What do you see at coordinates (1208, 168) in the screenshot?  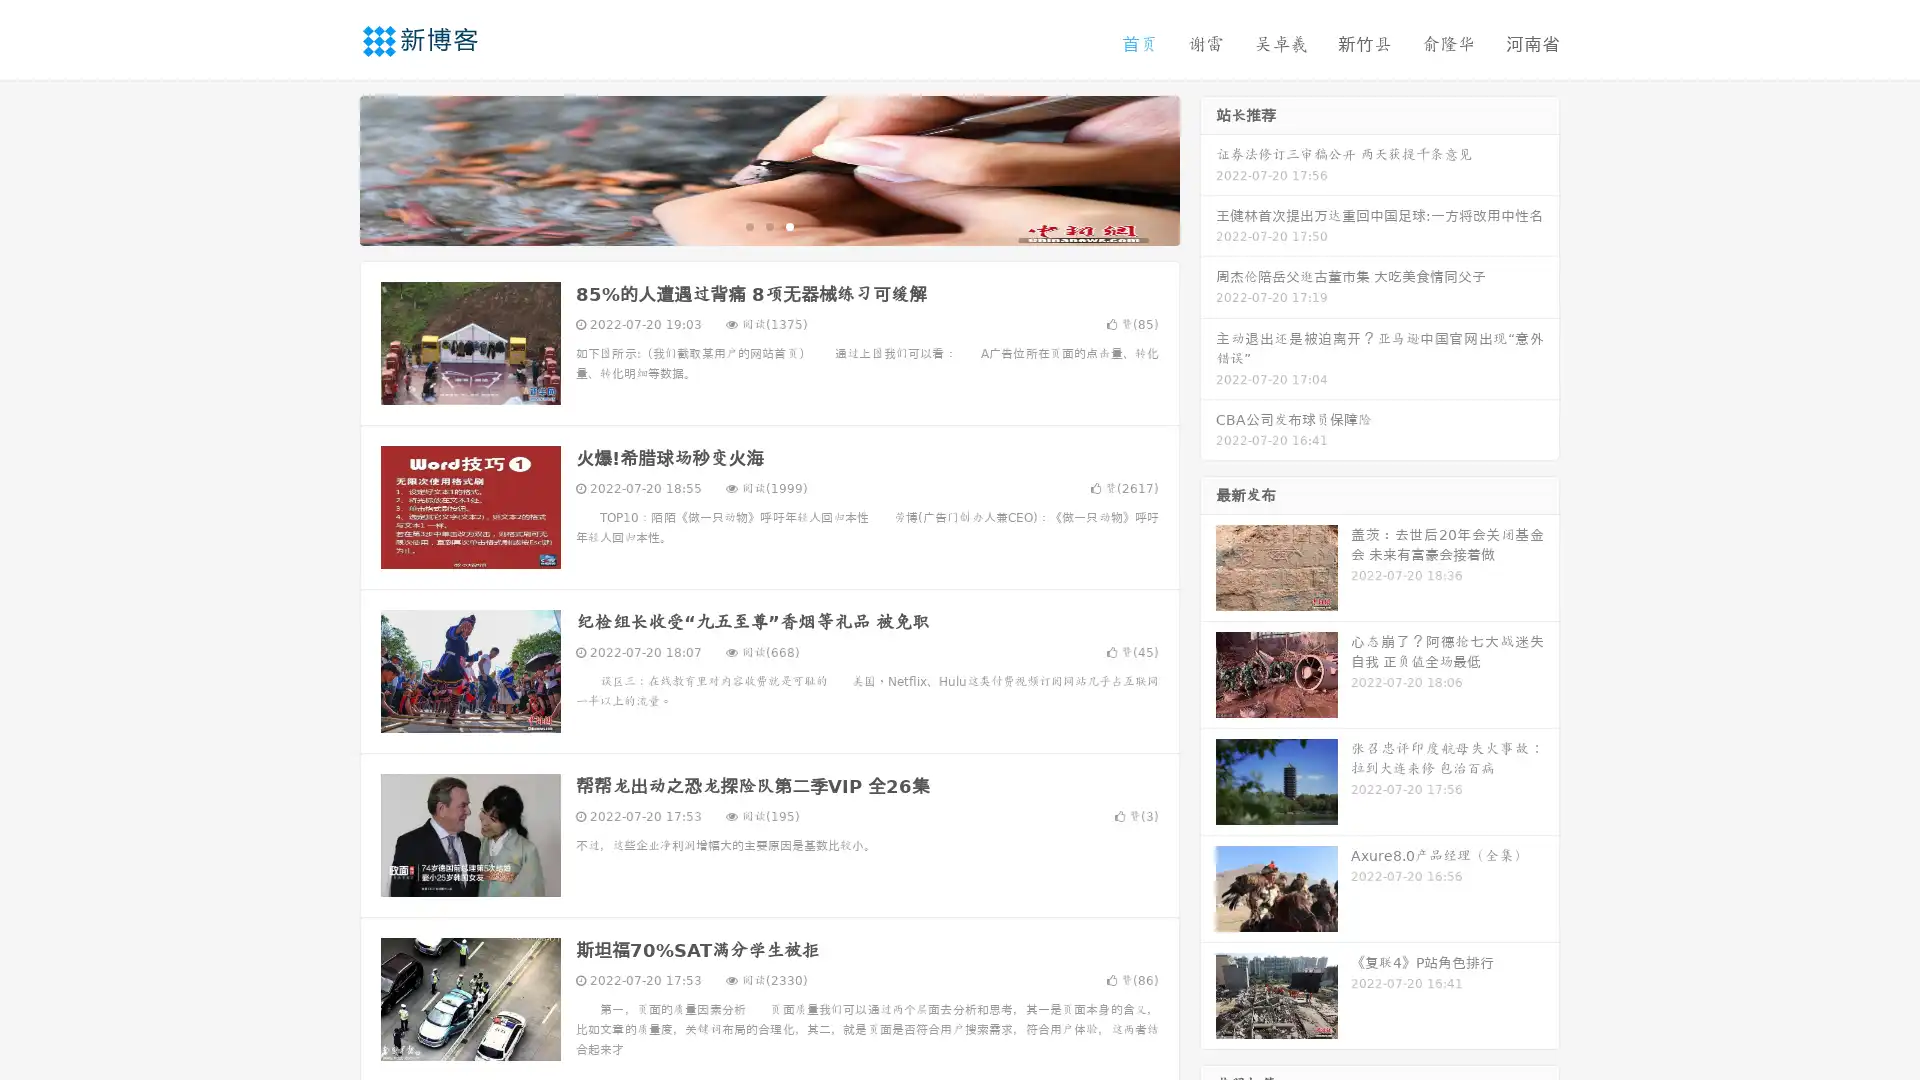 I see `Next slide` at bounding box center [1208, 168].